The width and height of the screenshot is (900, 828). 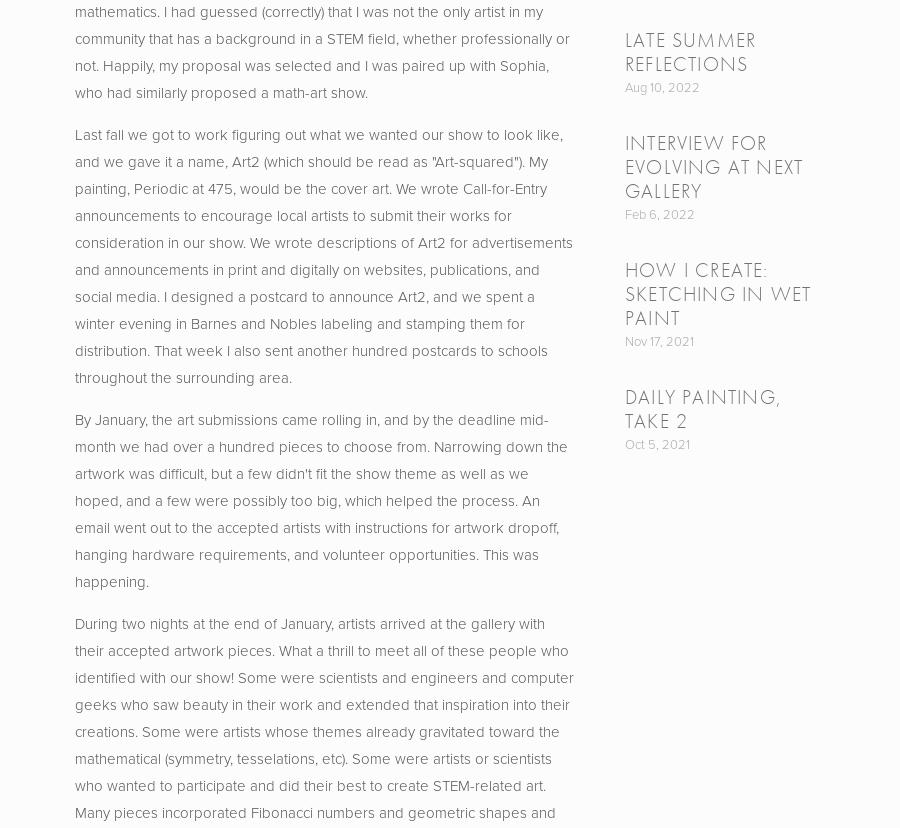 What do you see at coordinates (659, 340) in the screenshot?
I see `'Nov 17, 2021'` at bounding box center [659, 340].